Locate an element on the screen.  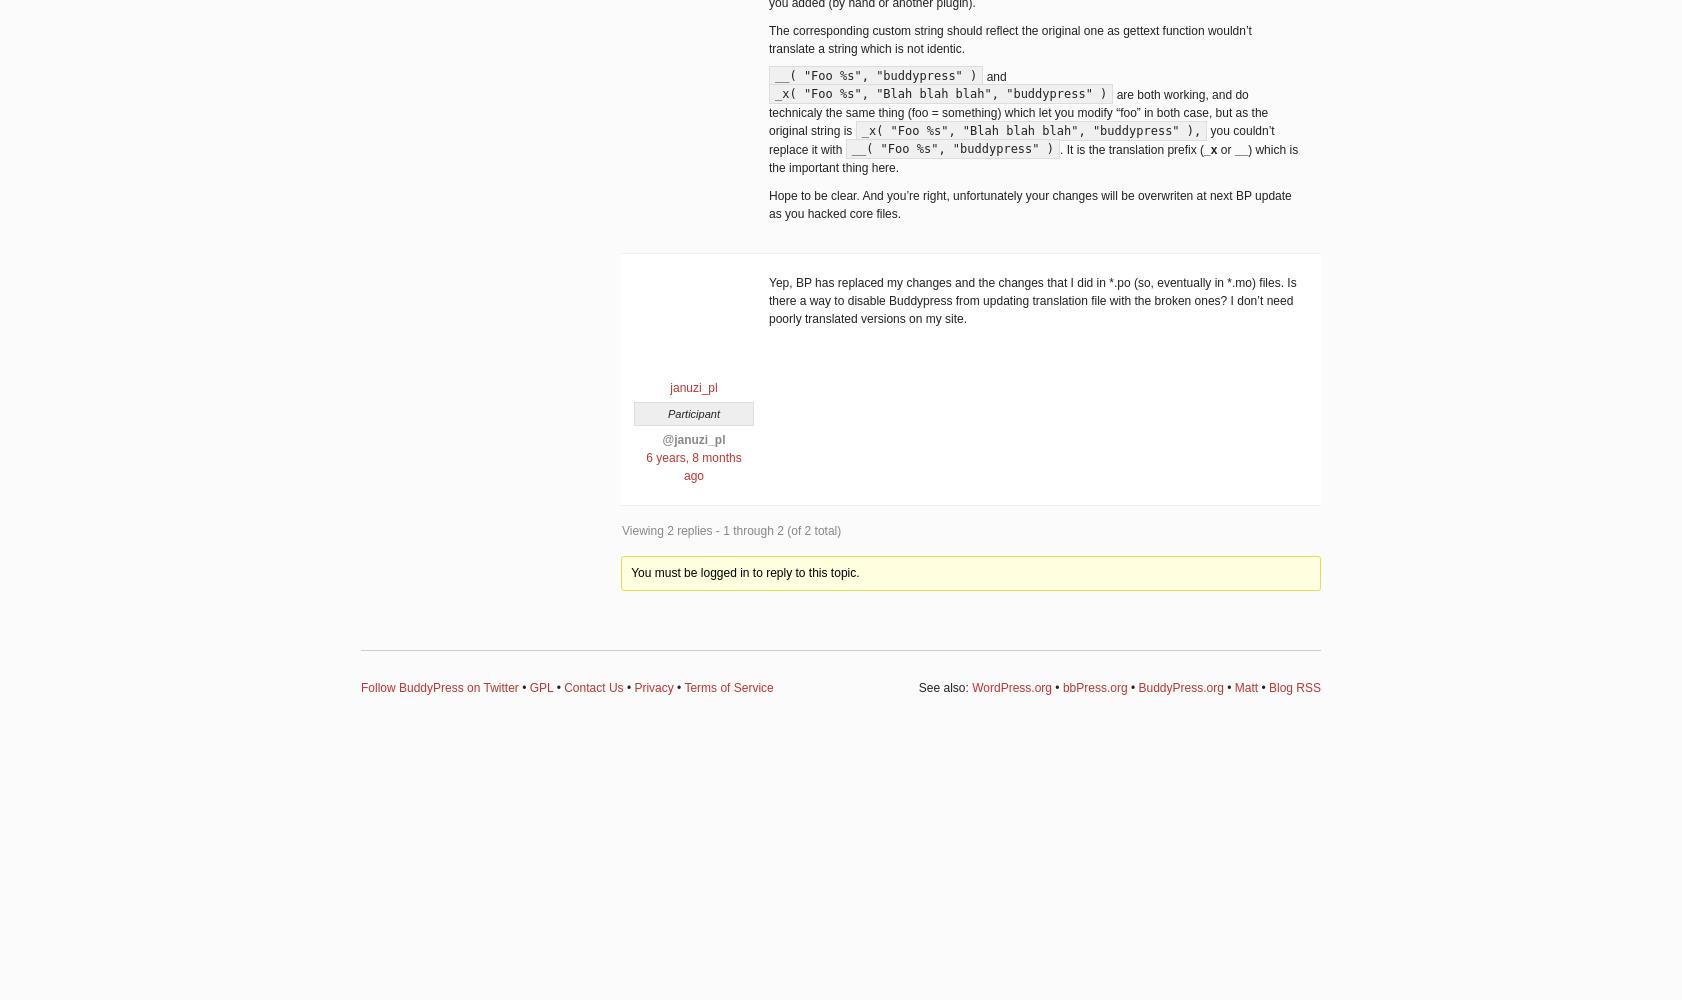
'BuddyPress.org' is located at coordinates (1137, 687).